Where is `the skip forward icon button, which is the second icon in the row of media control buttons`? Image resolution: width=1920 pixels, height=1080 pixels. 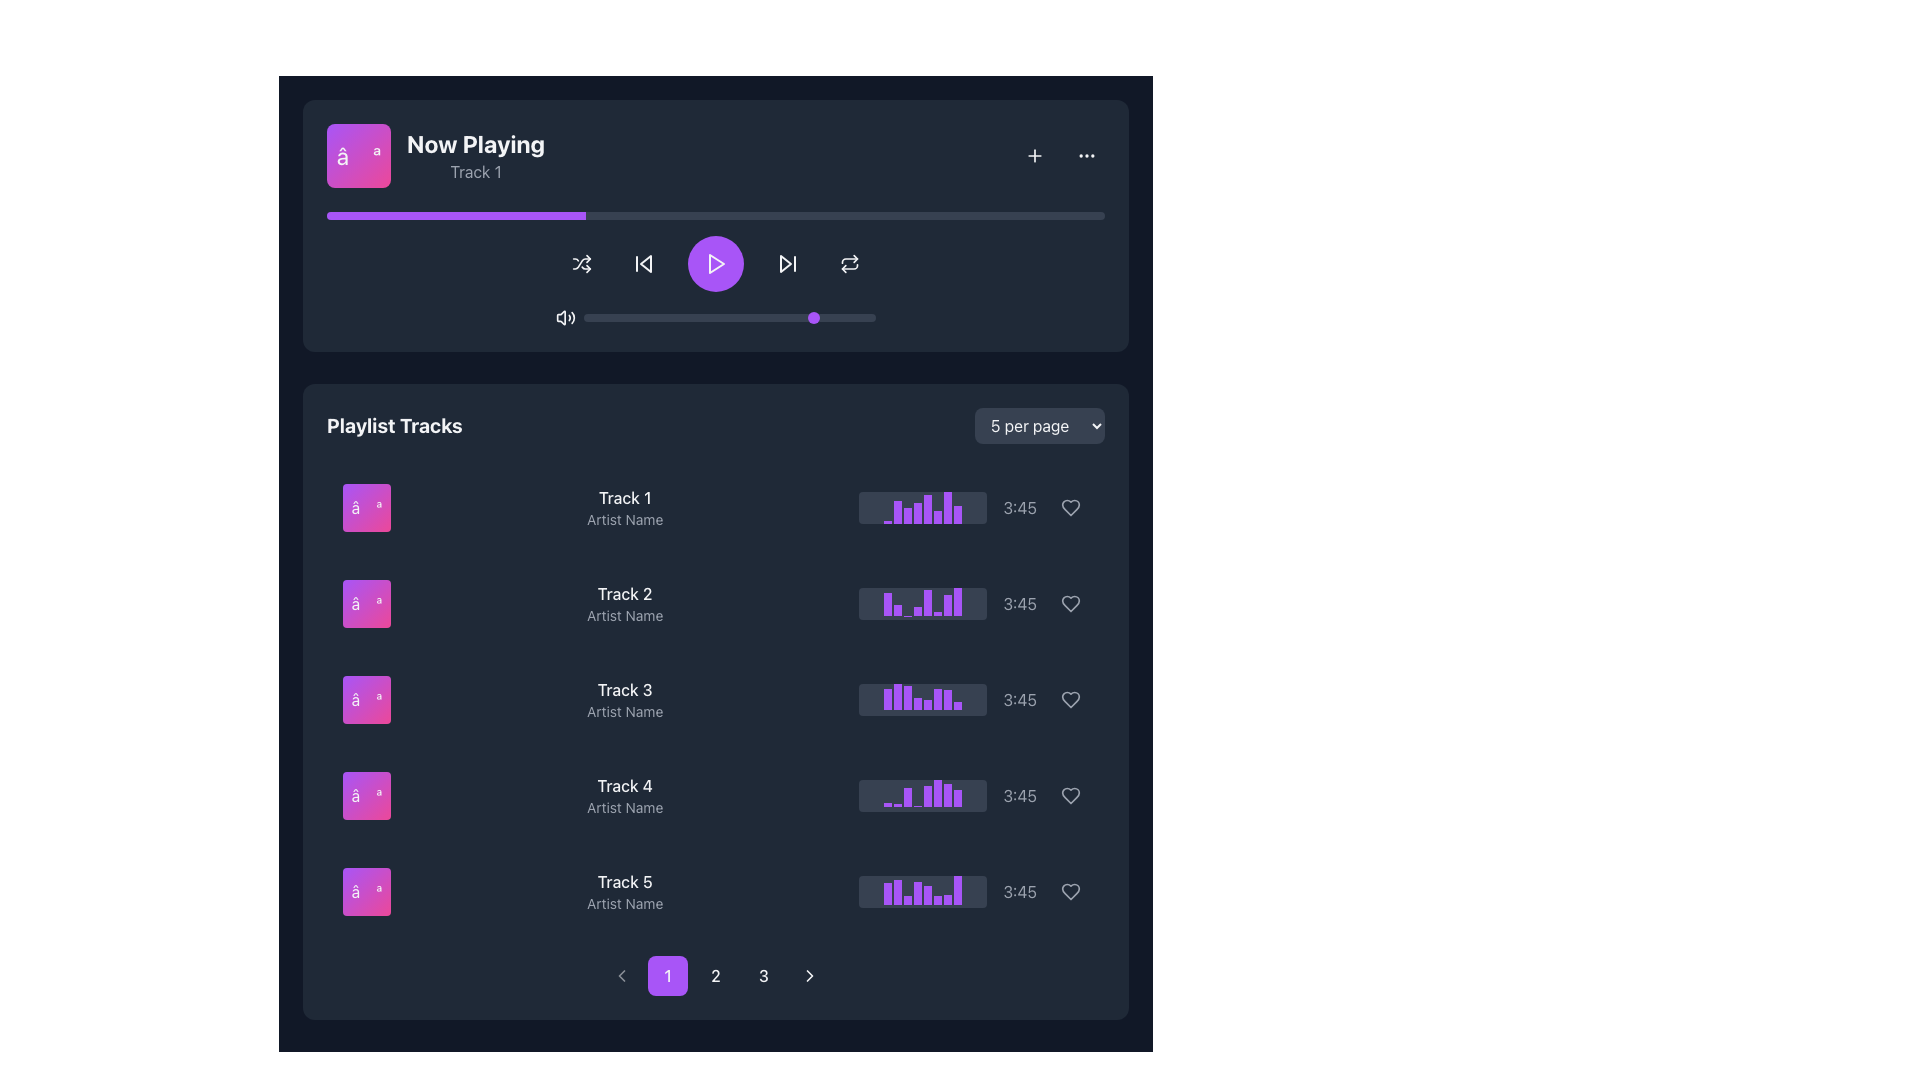
the skip forward icon button, which is the second icon in the row of media control buttons is located at coordinates (786, 262).